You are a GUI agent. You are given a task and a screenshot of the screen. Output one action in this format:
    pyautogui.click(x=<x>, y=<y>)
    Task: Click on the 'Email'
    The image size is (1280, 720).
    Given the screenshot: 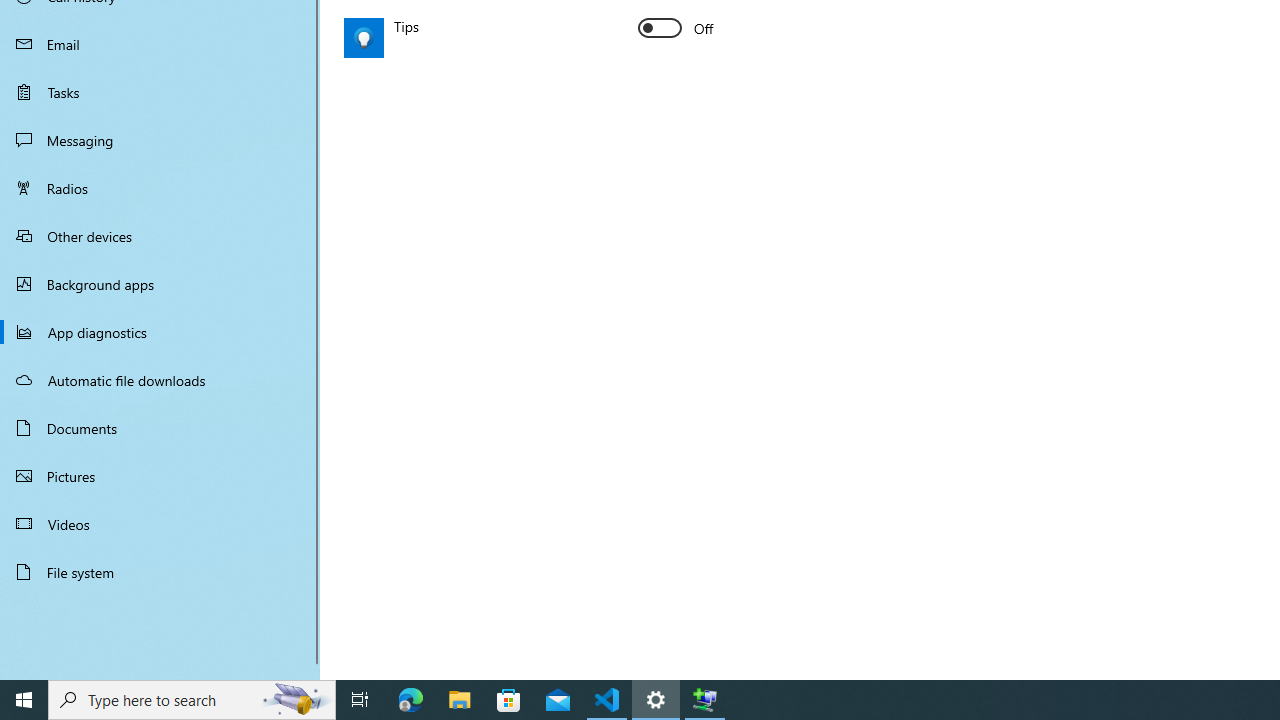 What is the action you would take?
    pyautogui.click(x=160, y=43)
    